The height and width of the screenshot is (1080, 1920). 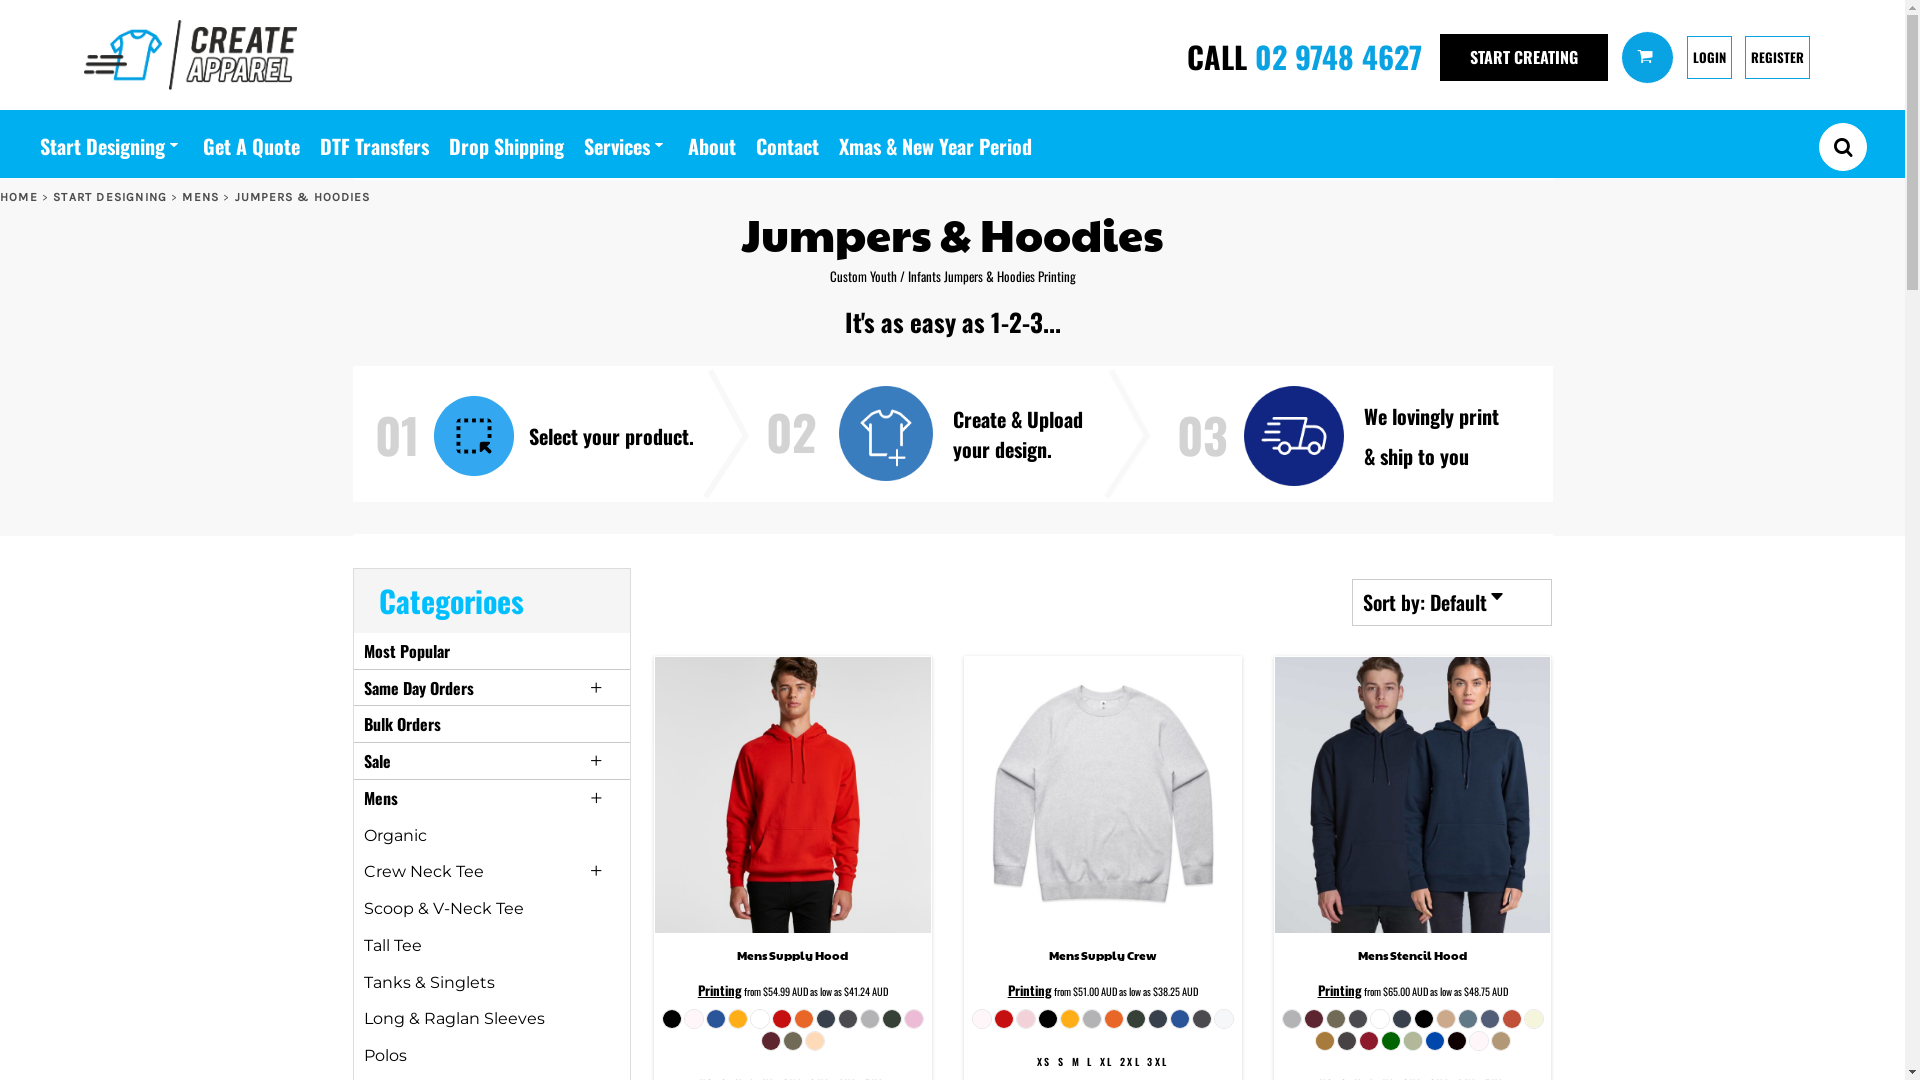 I want to click on 'START CREATING', so click(x=1444, y=56).